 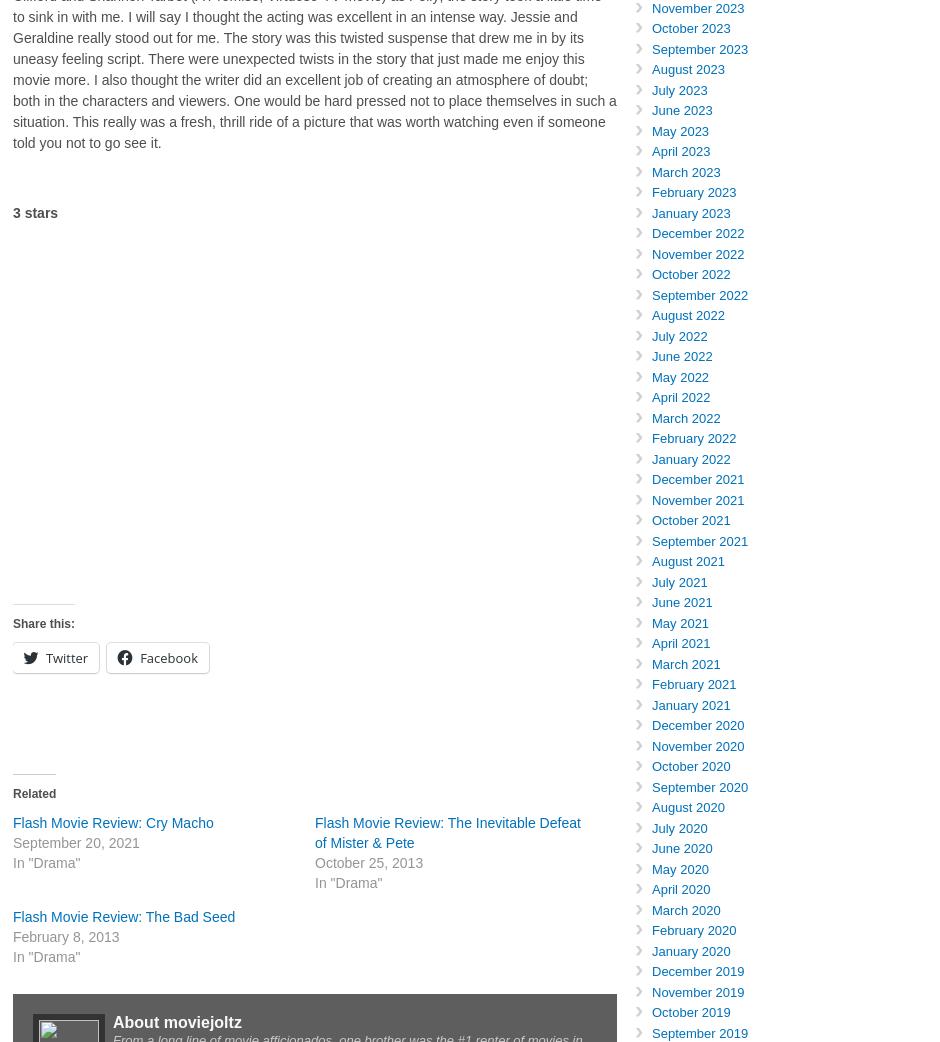 What do you see at coordinates (34, 794) in the screenshot?
I see `'Related'` at bounding box center [34, 794].